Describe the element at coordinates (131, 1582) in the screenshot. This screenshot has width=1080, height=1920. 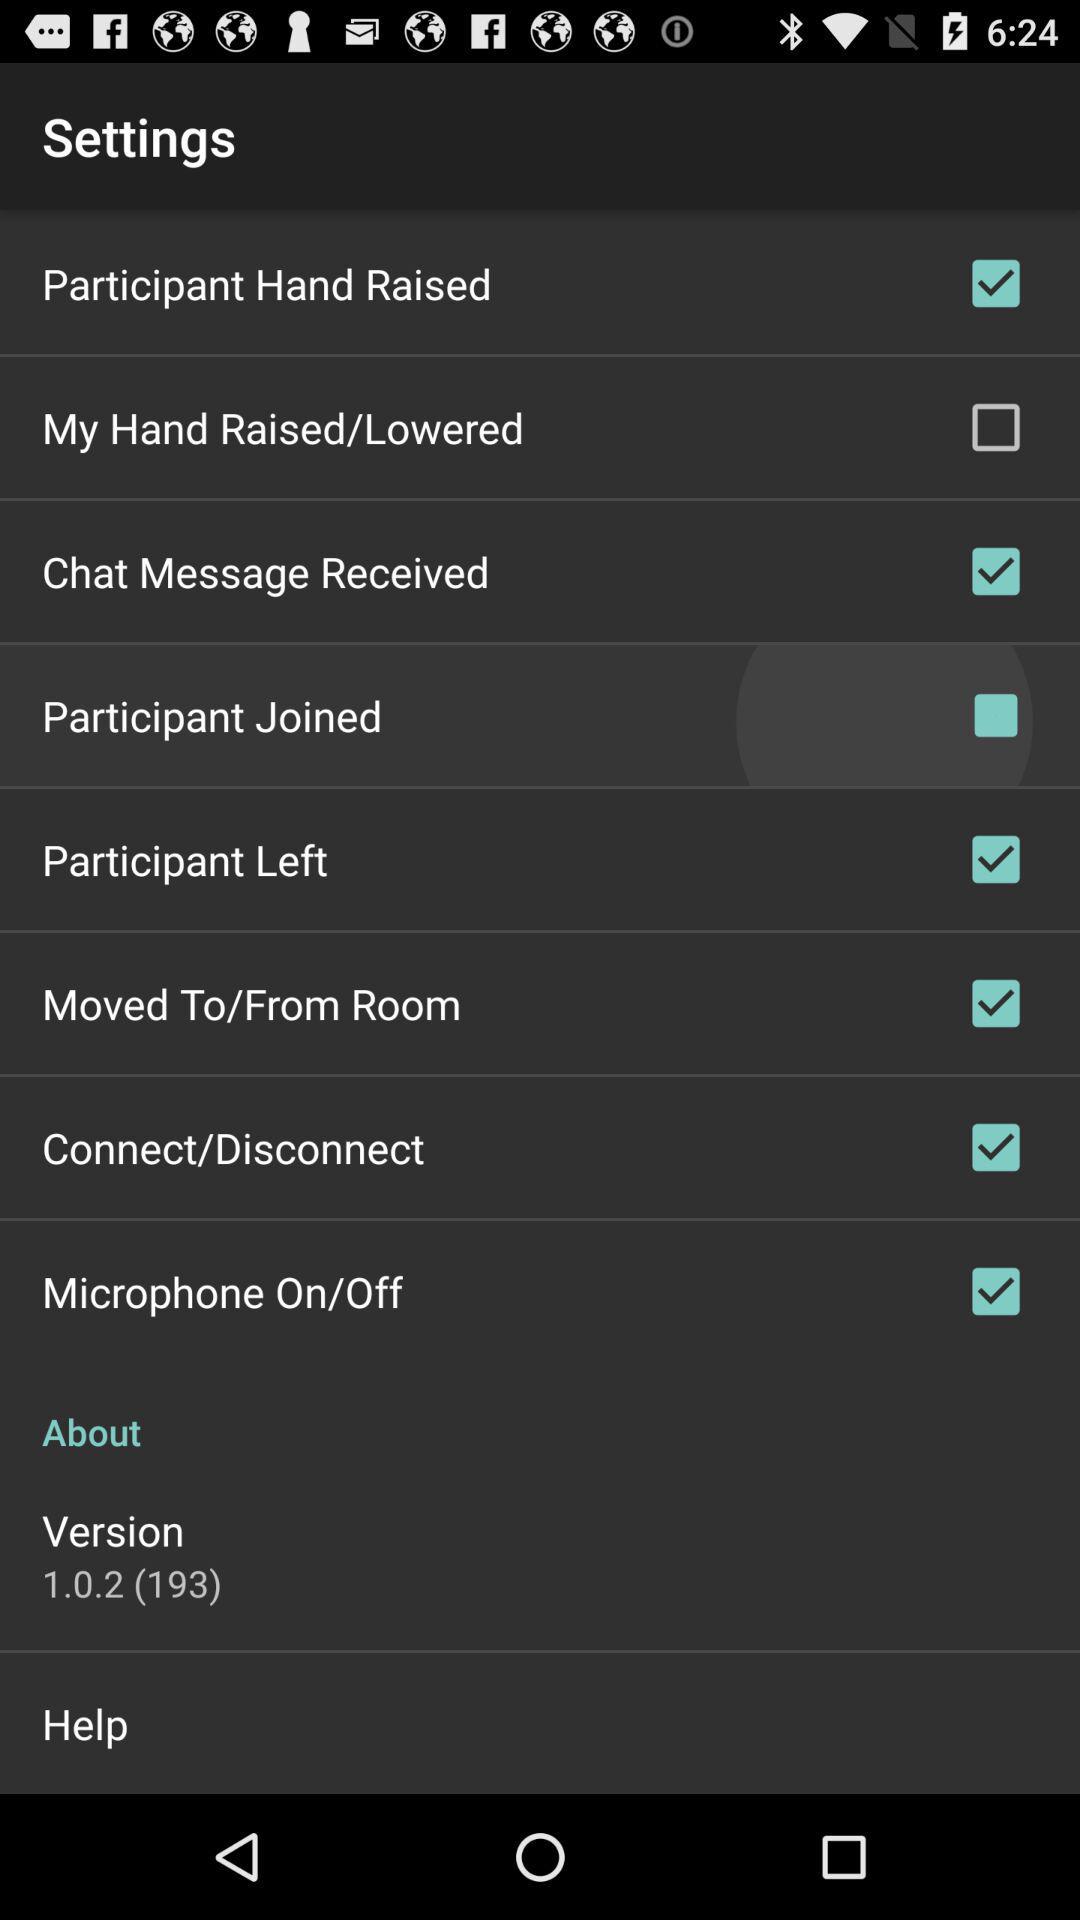
I see `1 0 2 app` at that location.